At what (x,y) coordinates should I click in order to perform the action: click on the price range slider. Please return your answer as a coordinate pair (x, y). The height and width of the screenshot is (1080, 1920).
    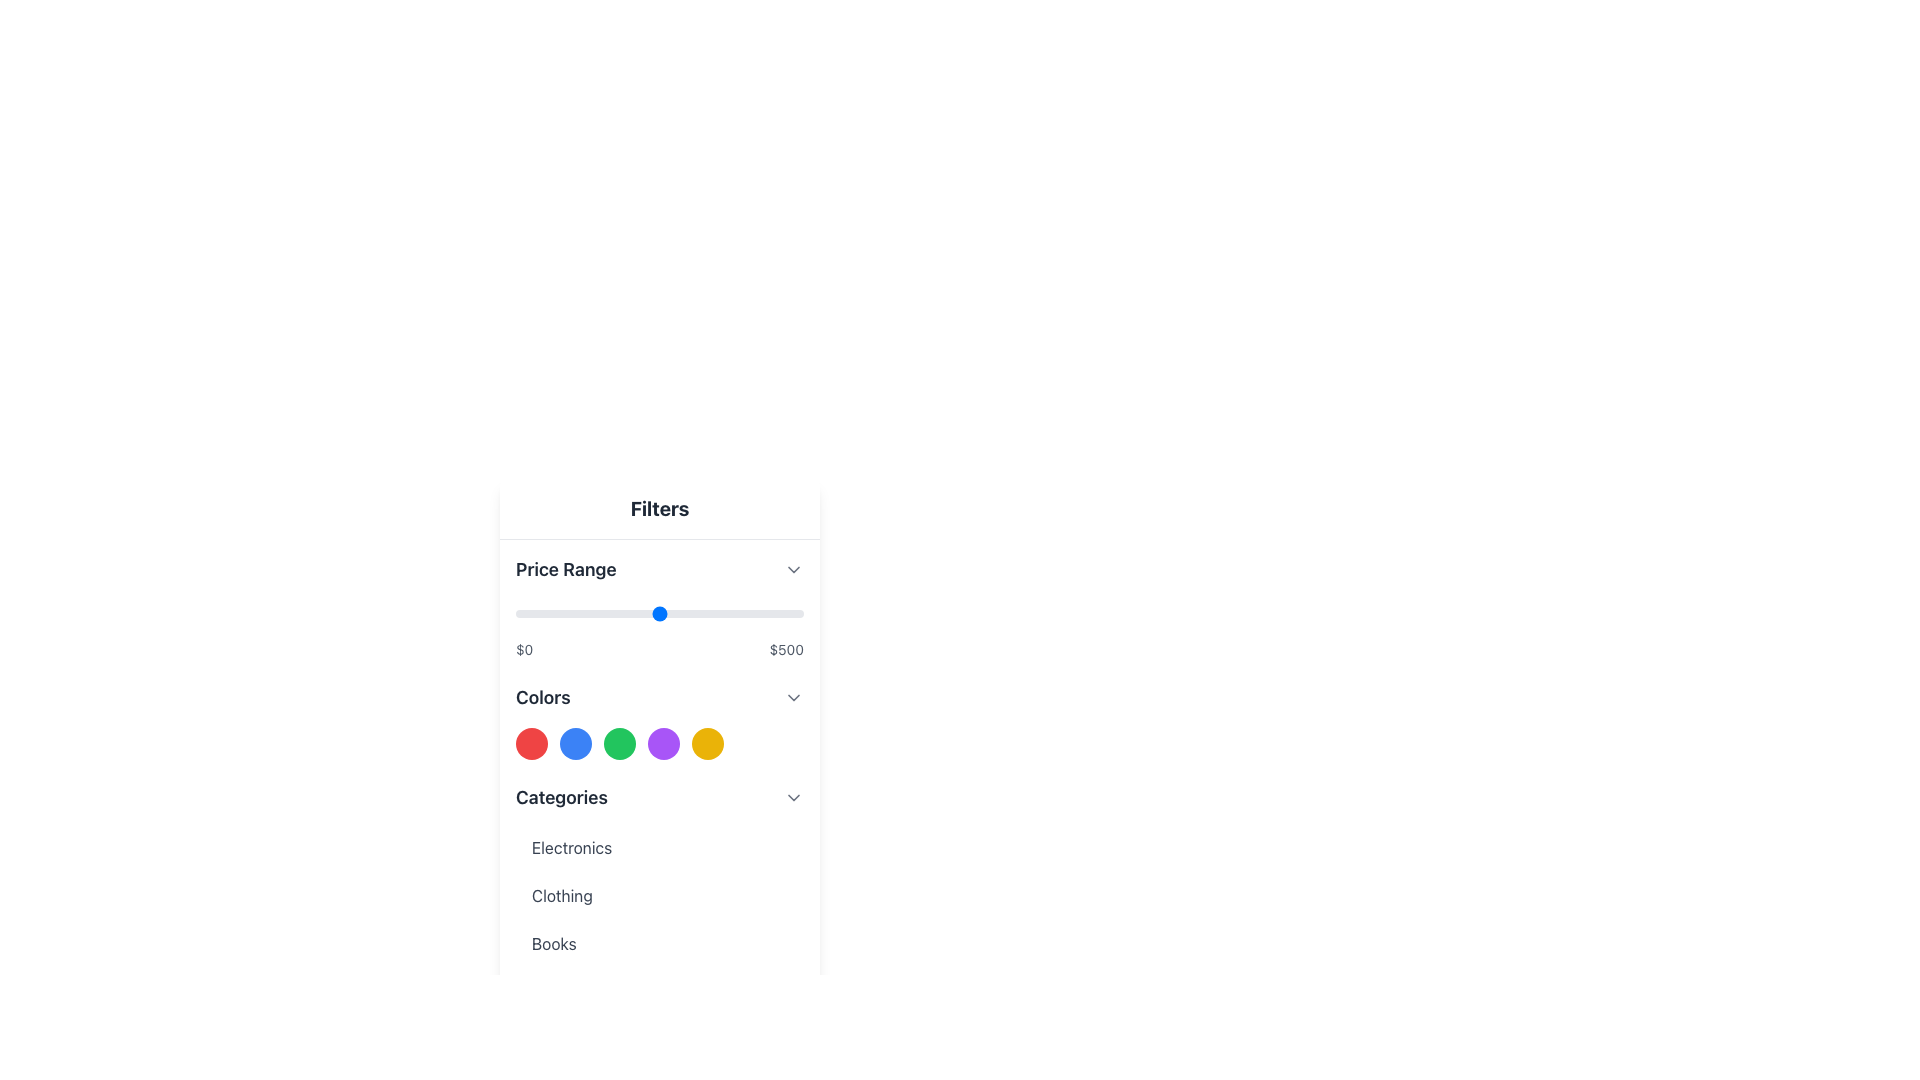
    Looking at the image, I should click on (649, 612).